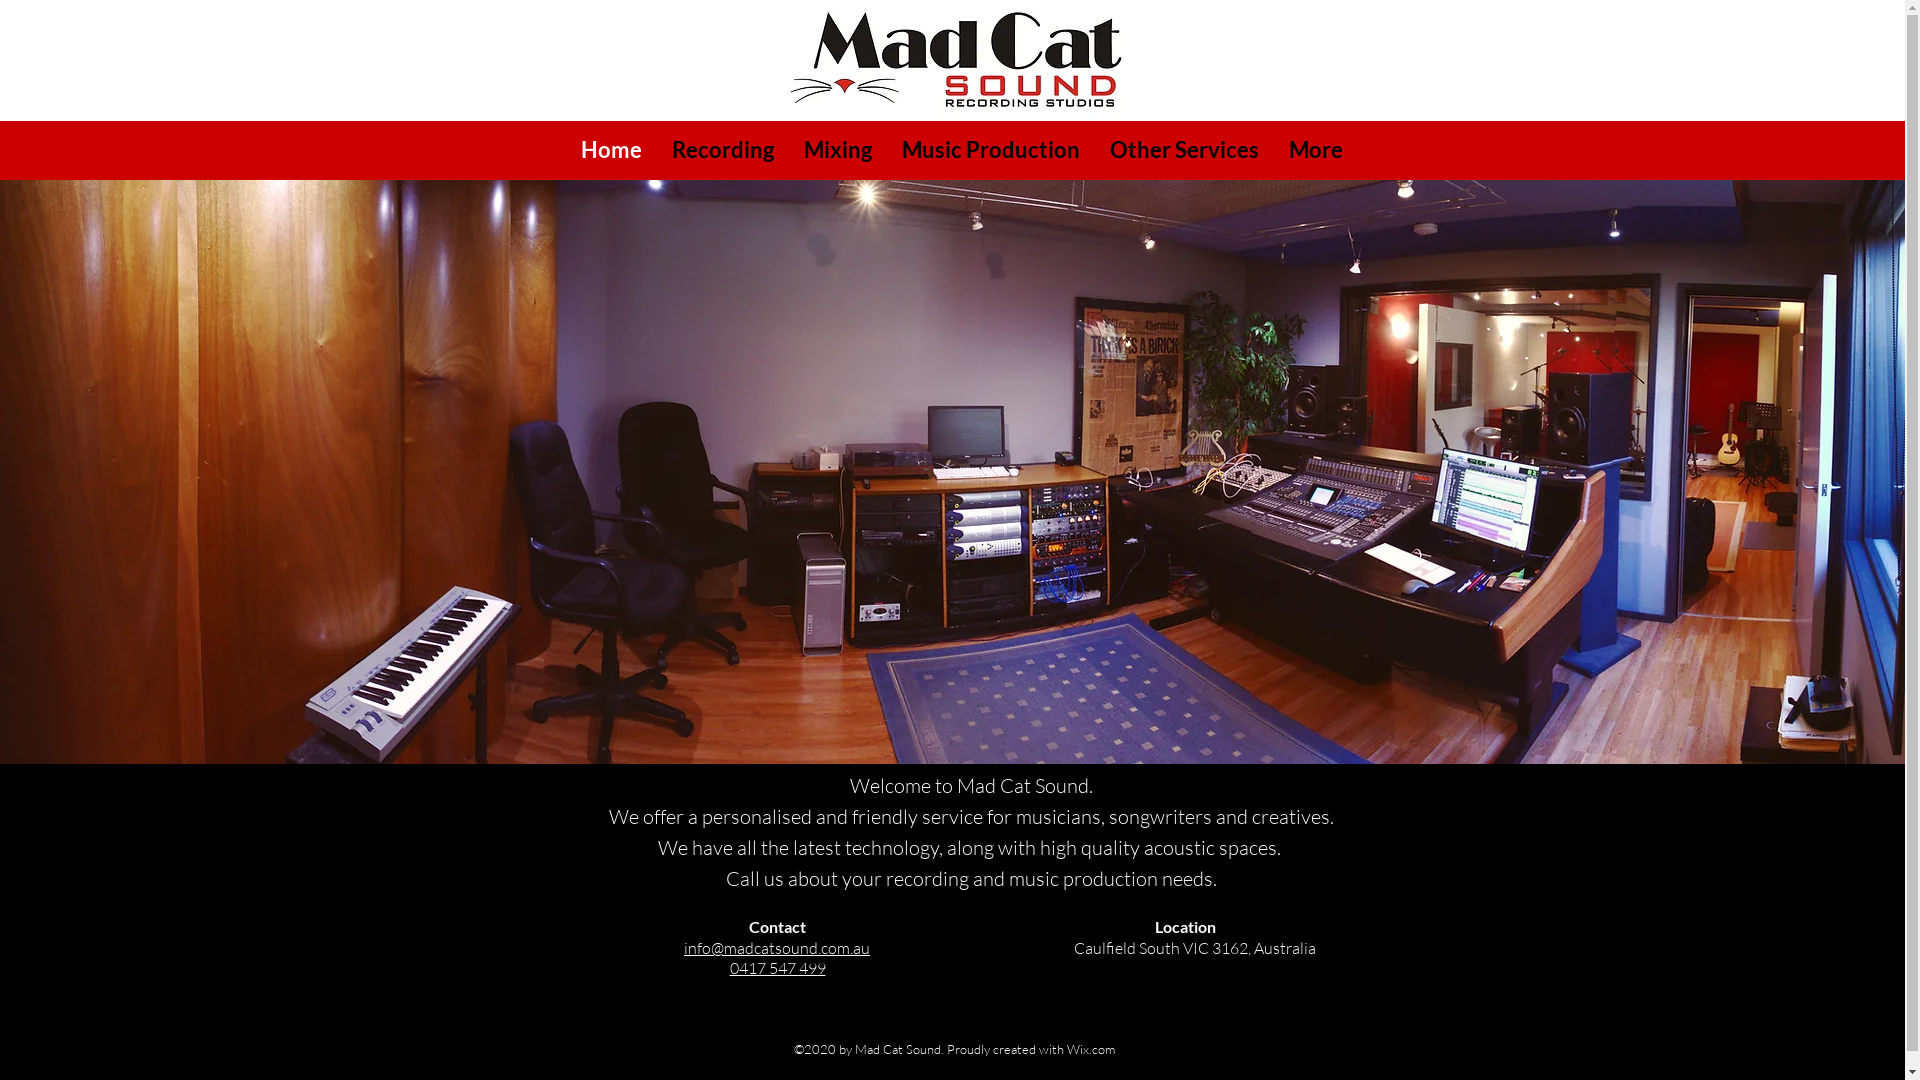 This screenshot has height=1080, width=1920. I want to click on '0417 547 499', so click(776, 967).